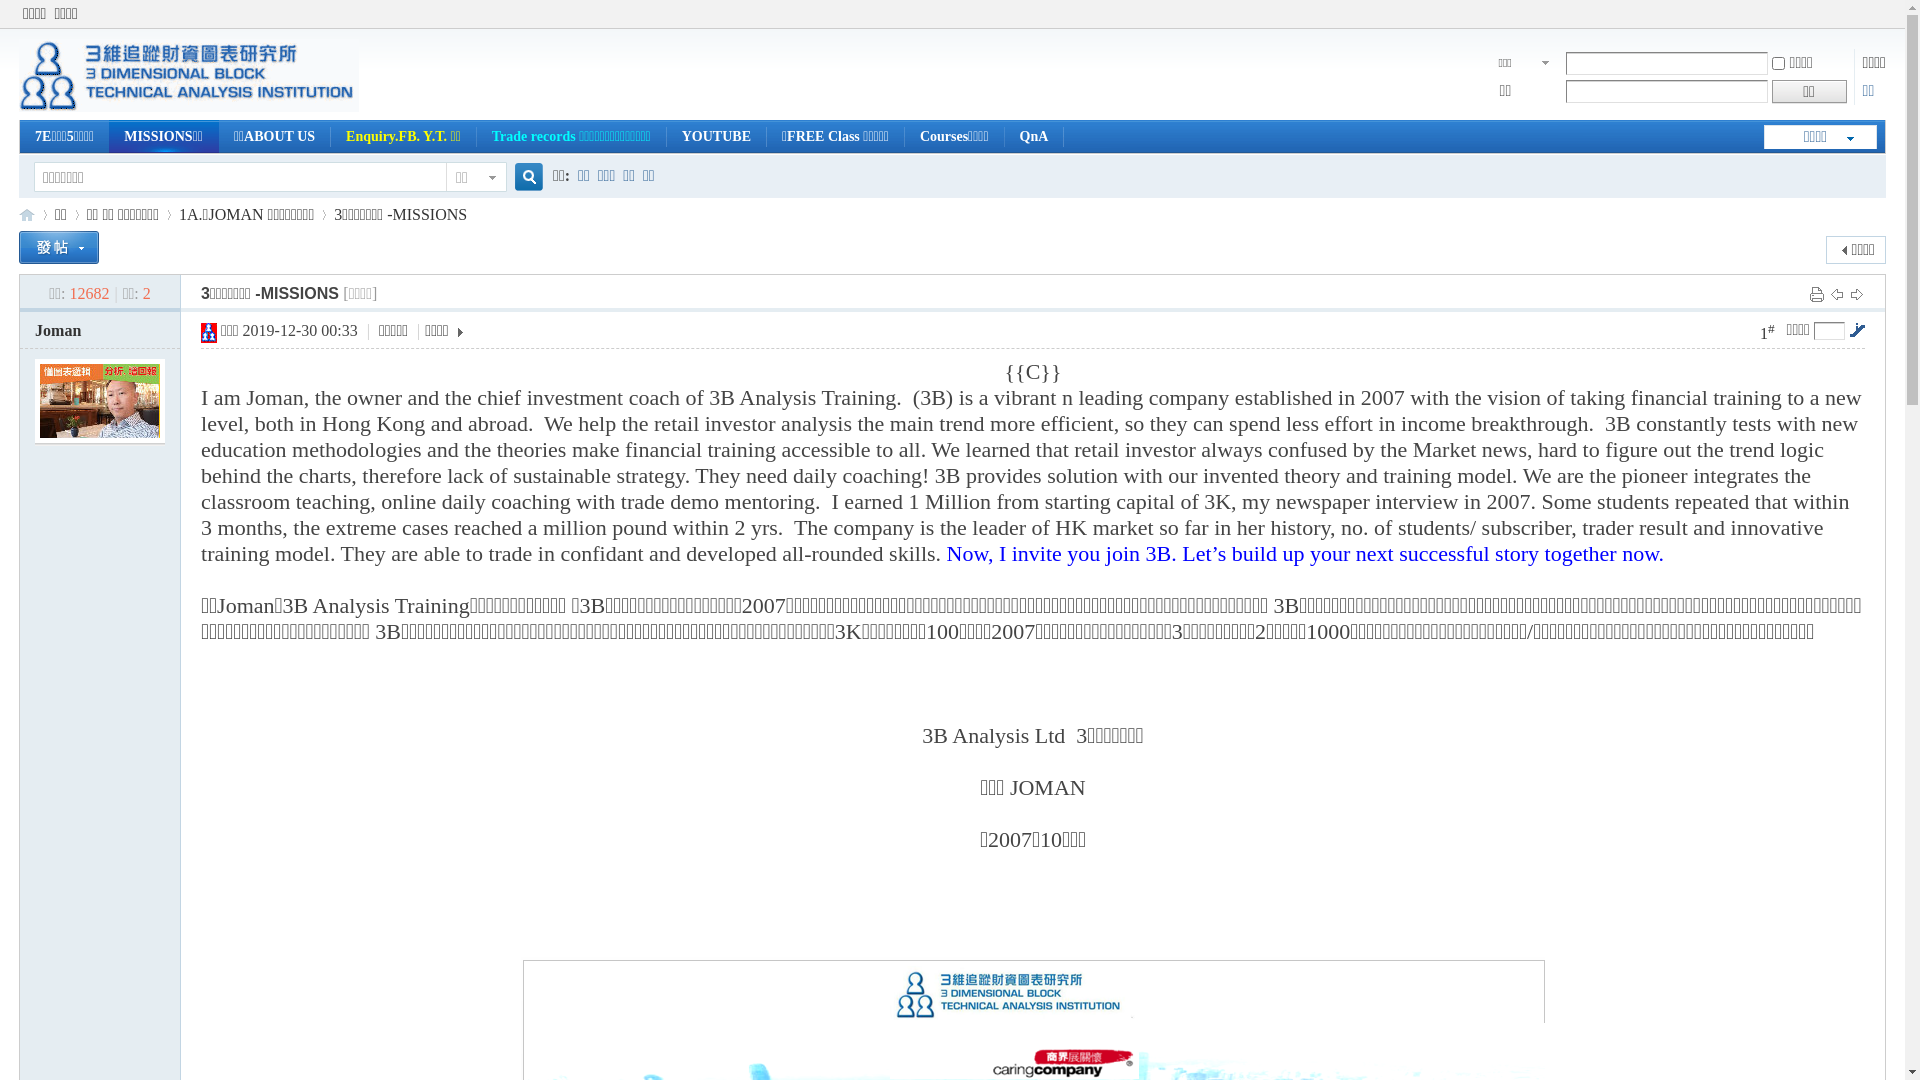  Describe the element at coordinates (57, 329) in the screenshot. I see `'Joman'` at that location.